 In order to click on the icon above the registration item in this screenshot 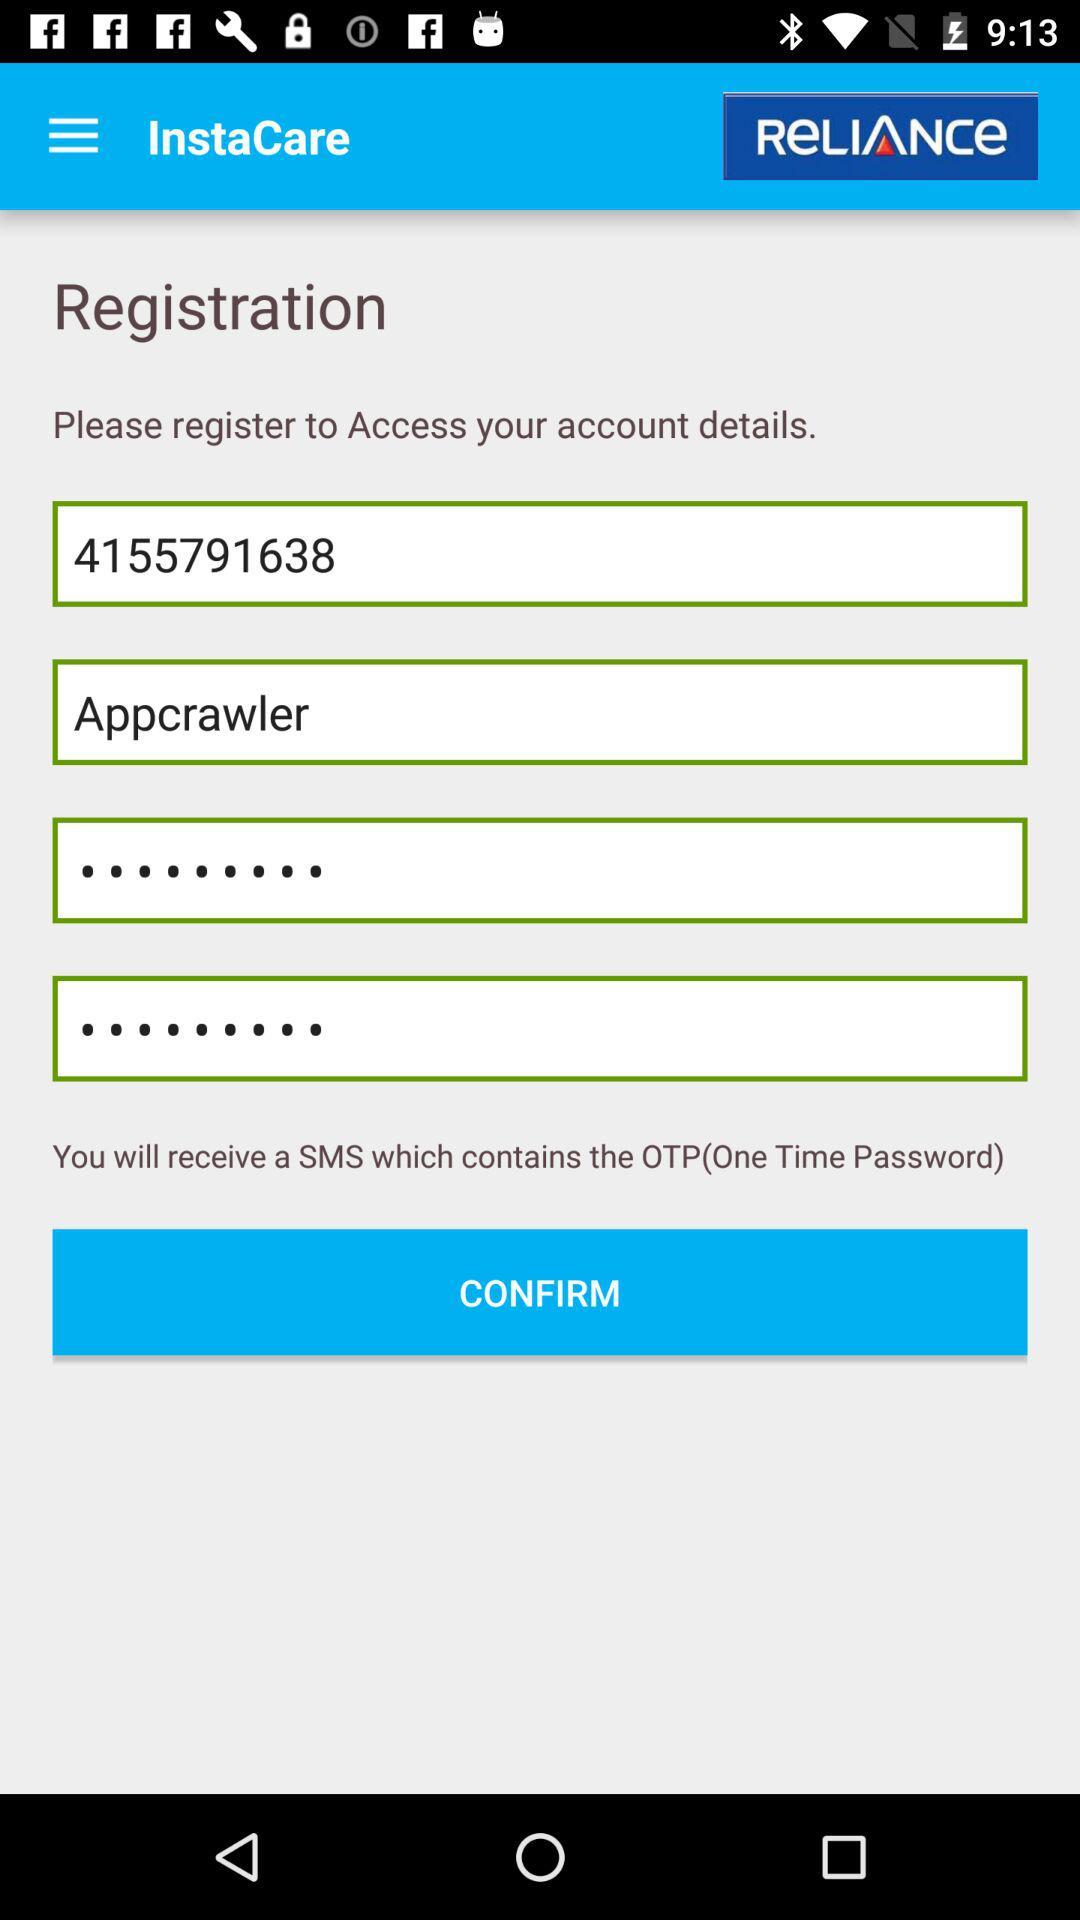, I will do `click(72, 135)`.